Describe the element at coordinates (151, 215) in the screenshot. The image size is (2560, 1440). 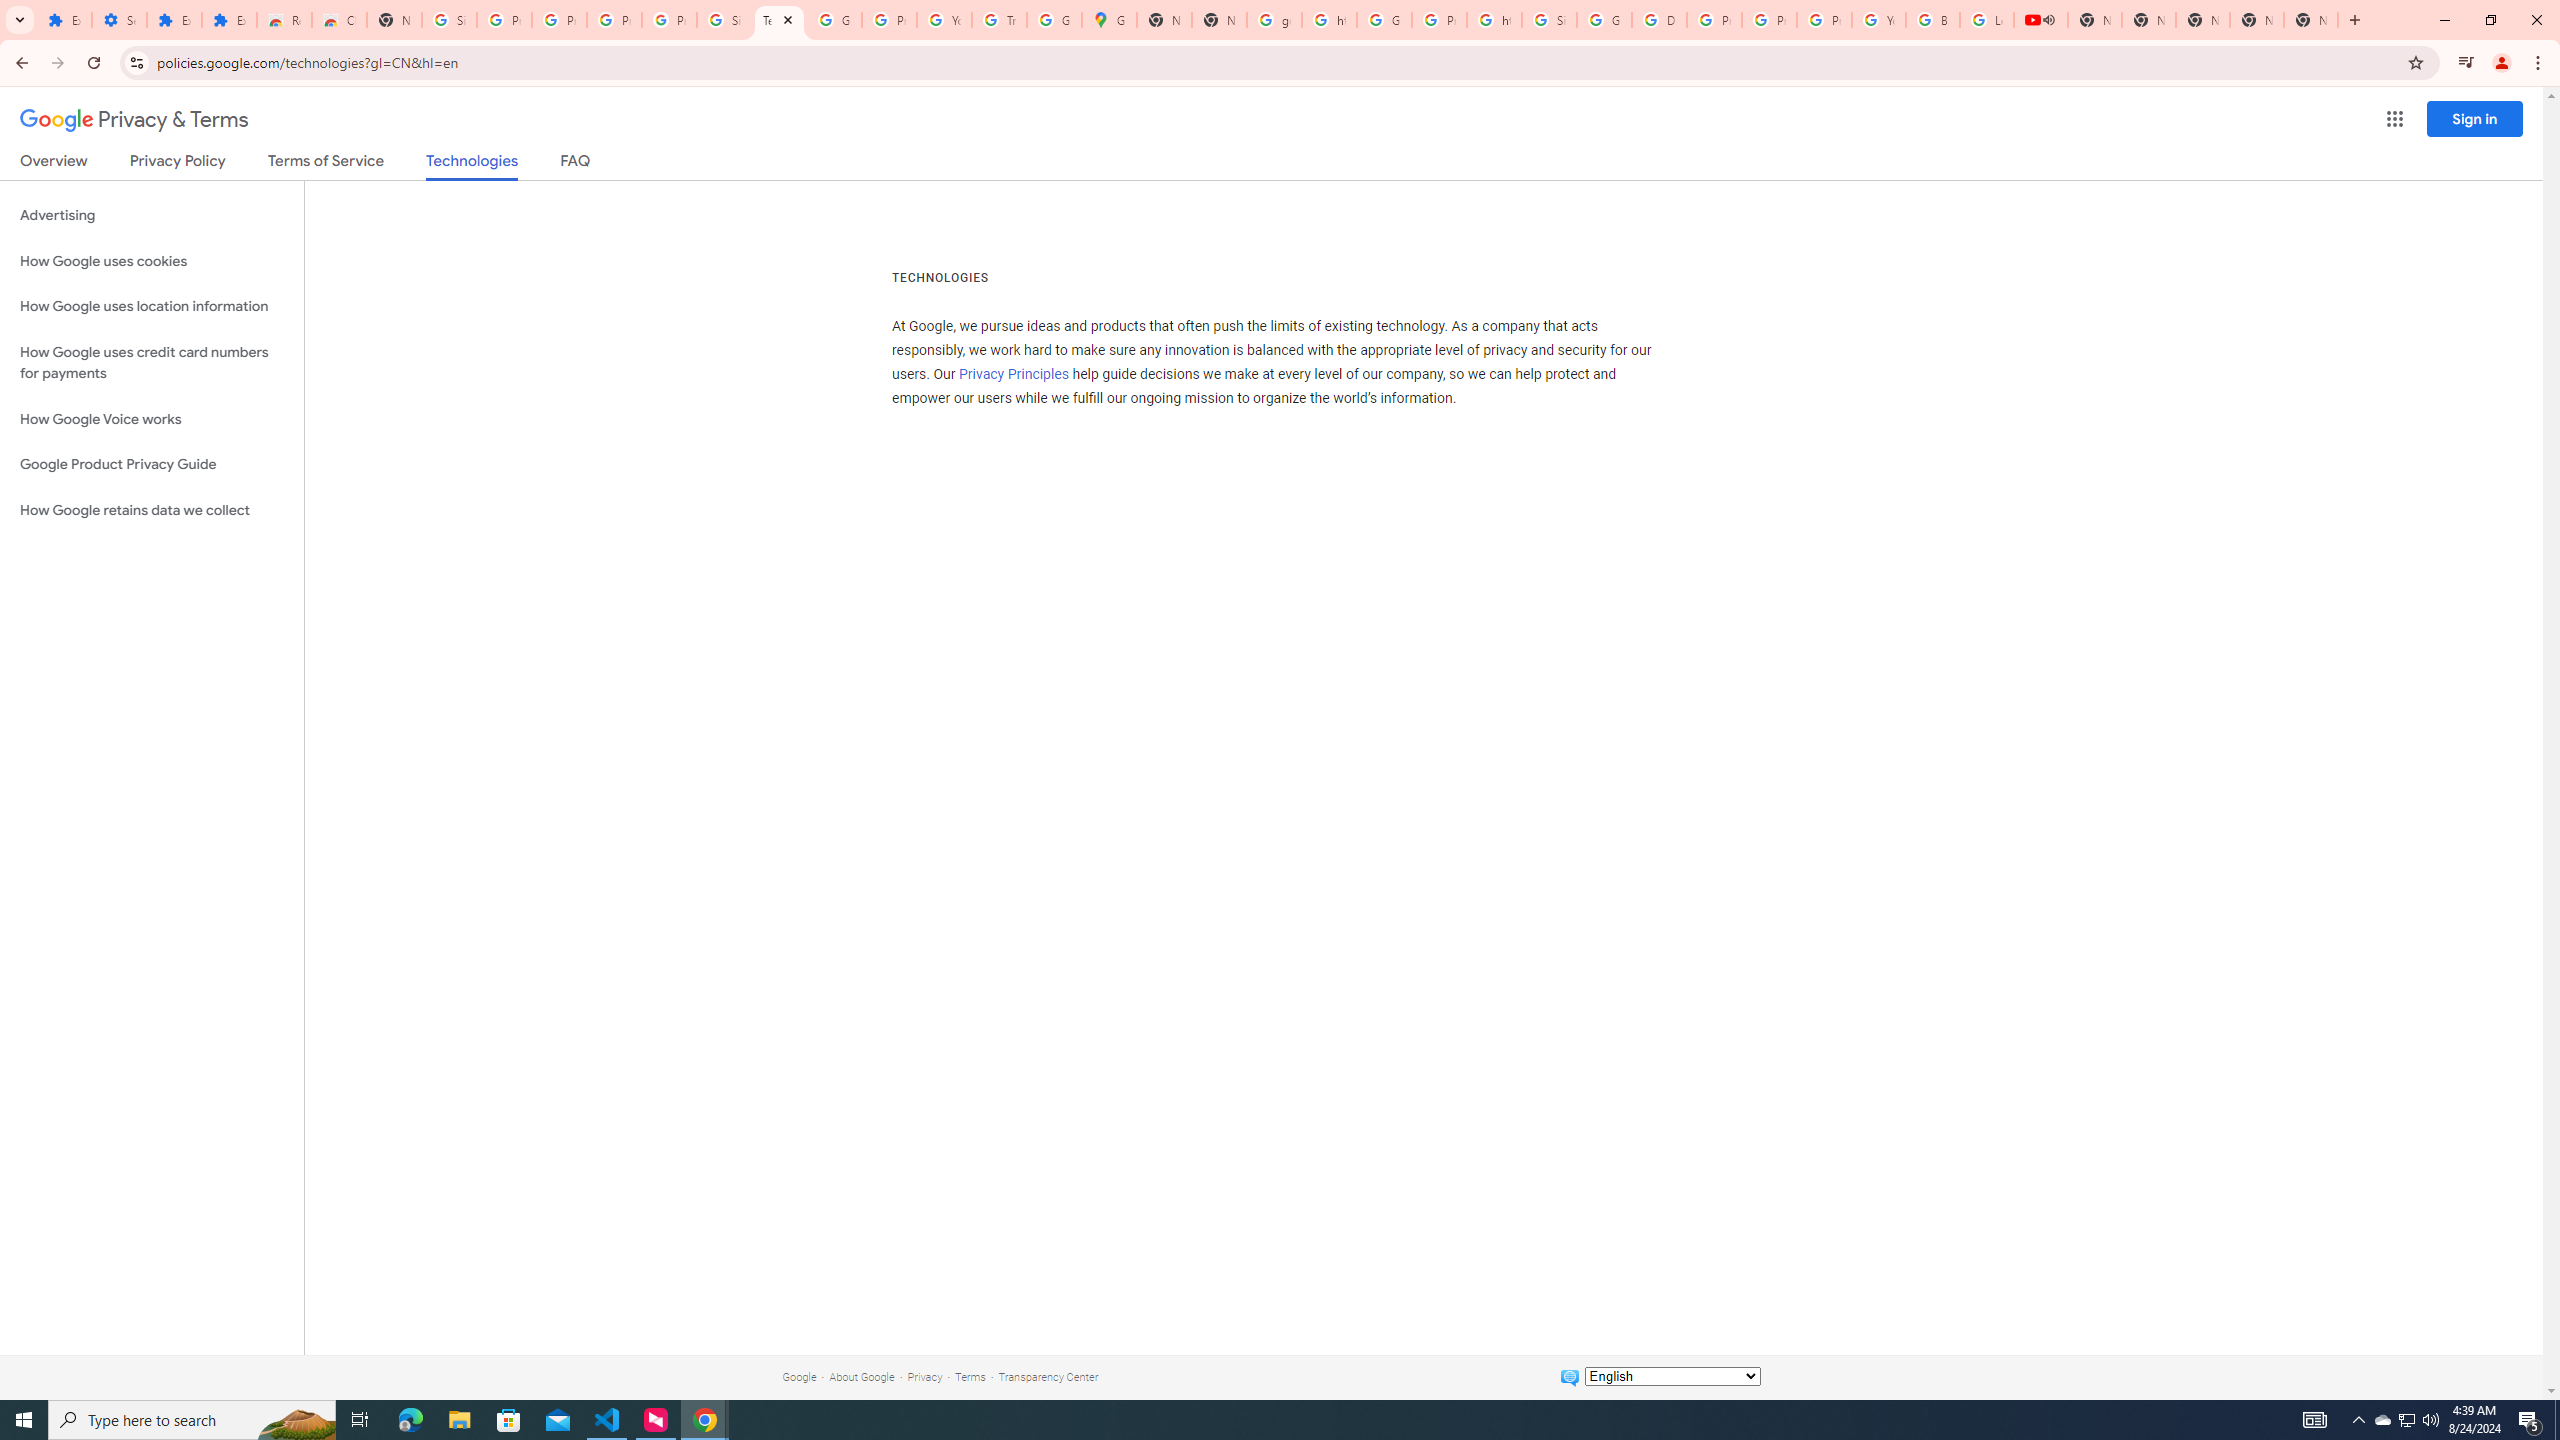
I see `'Advertising'` at that location.